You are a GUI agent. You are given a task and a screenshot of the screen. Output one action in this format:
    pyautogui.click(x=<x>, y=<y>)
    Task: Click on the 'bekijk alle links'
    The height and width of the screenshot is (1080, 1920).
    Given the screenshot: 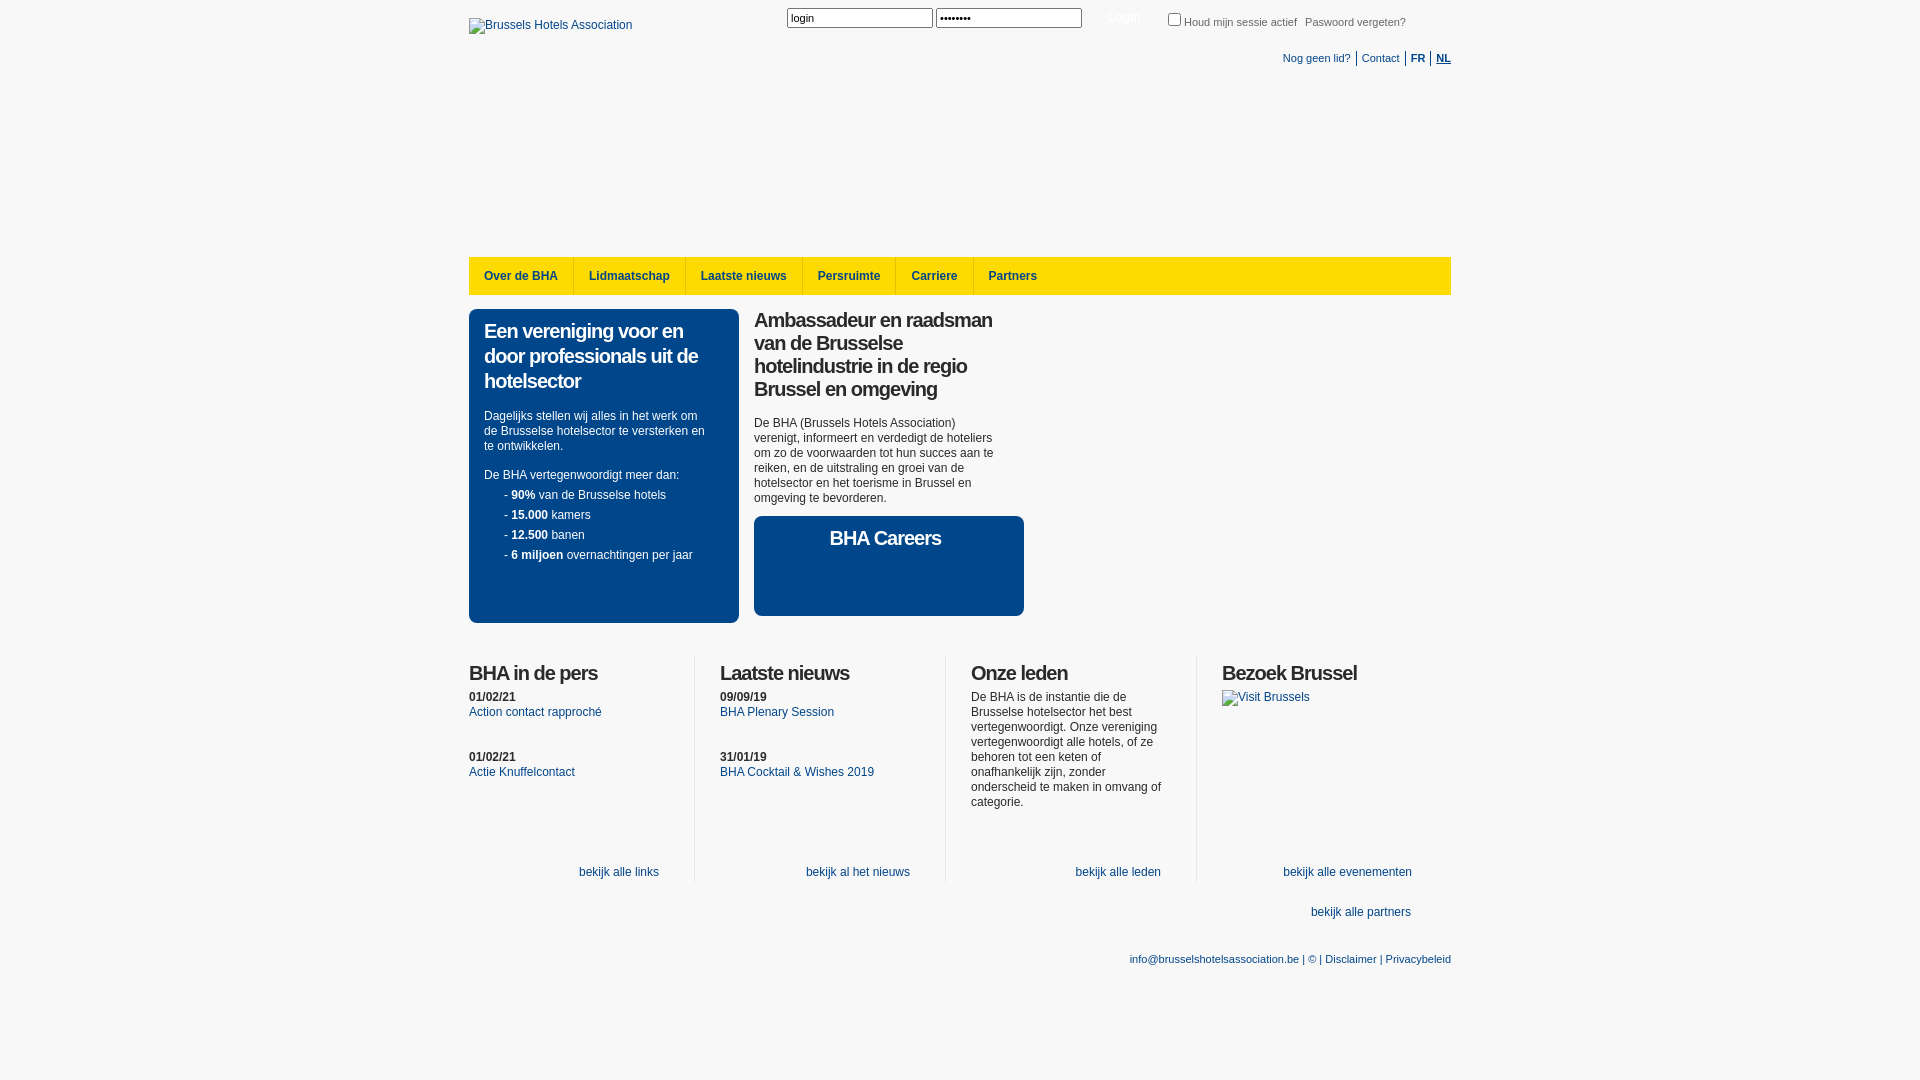 What is the action you would take?
    pyautogui.click(x=615, y=871)
    